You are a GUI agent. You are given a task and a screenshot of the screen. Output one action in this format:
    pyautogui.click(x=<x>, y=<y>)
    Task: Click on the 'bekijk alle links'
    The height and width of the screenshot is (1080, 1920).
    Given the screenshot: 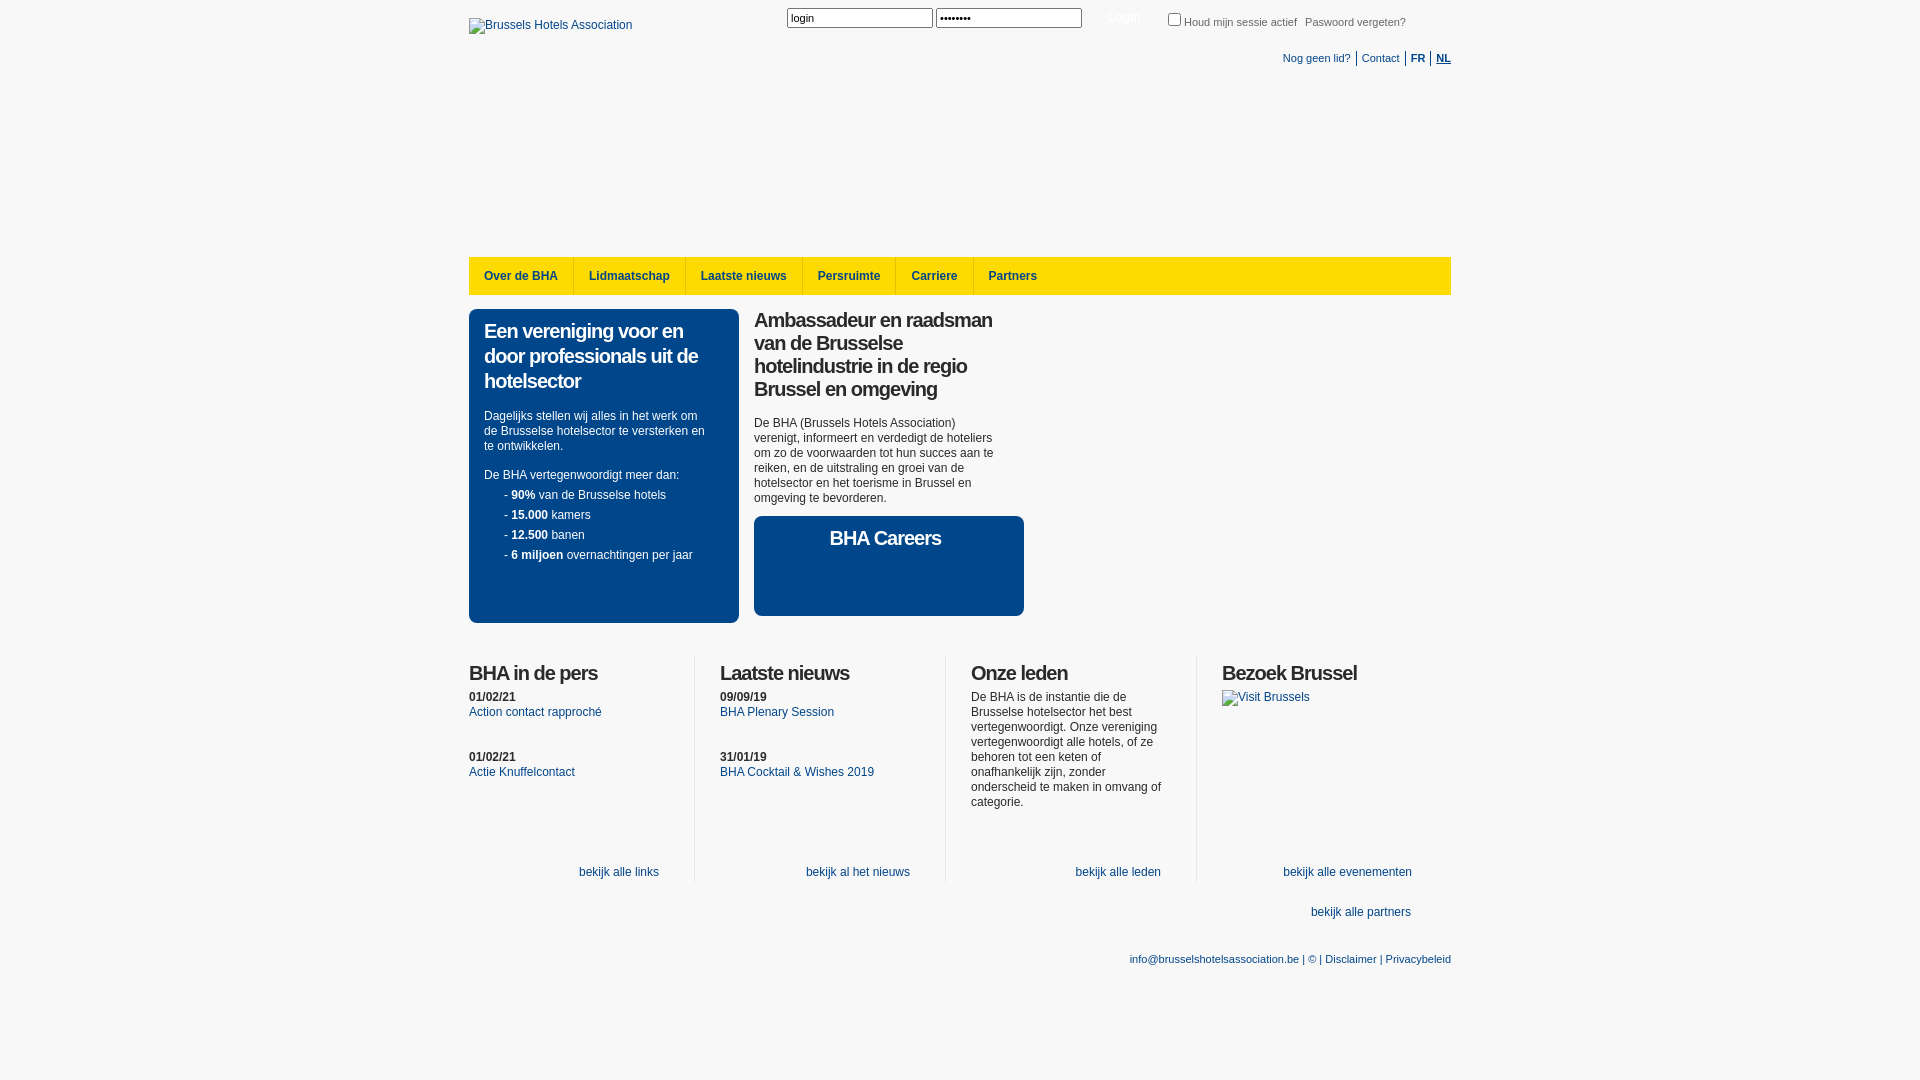 What is the action you would take?
    pyautogui.click(x=615, y=871)
    